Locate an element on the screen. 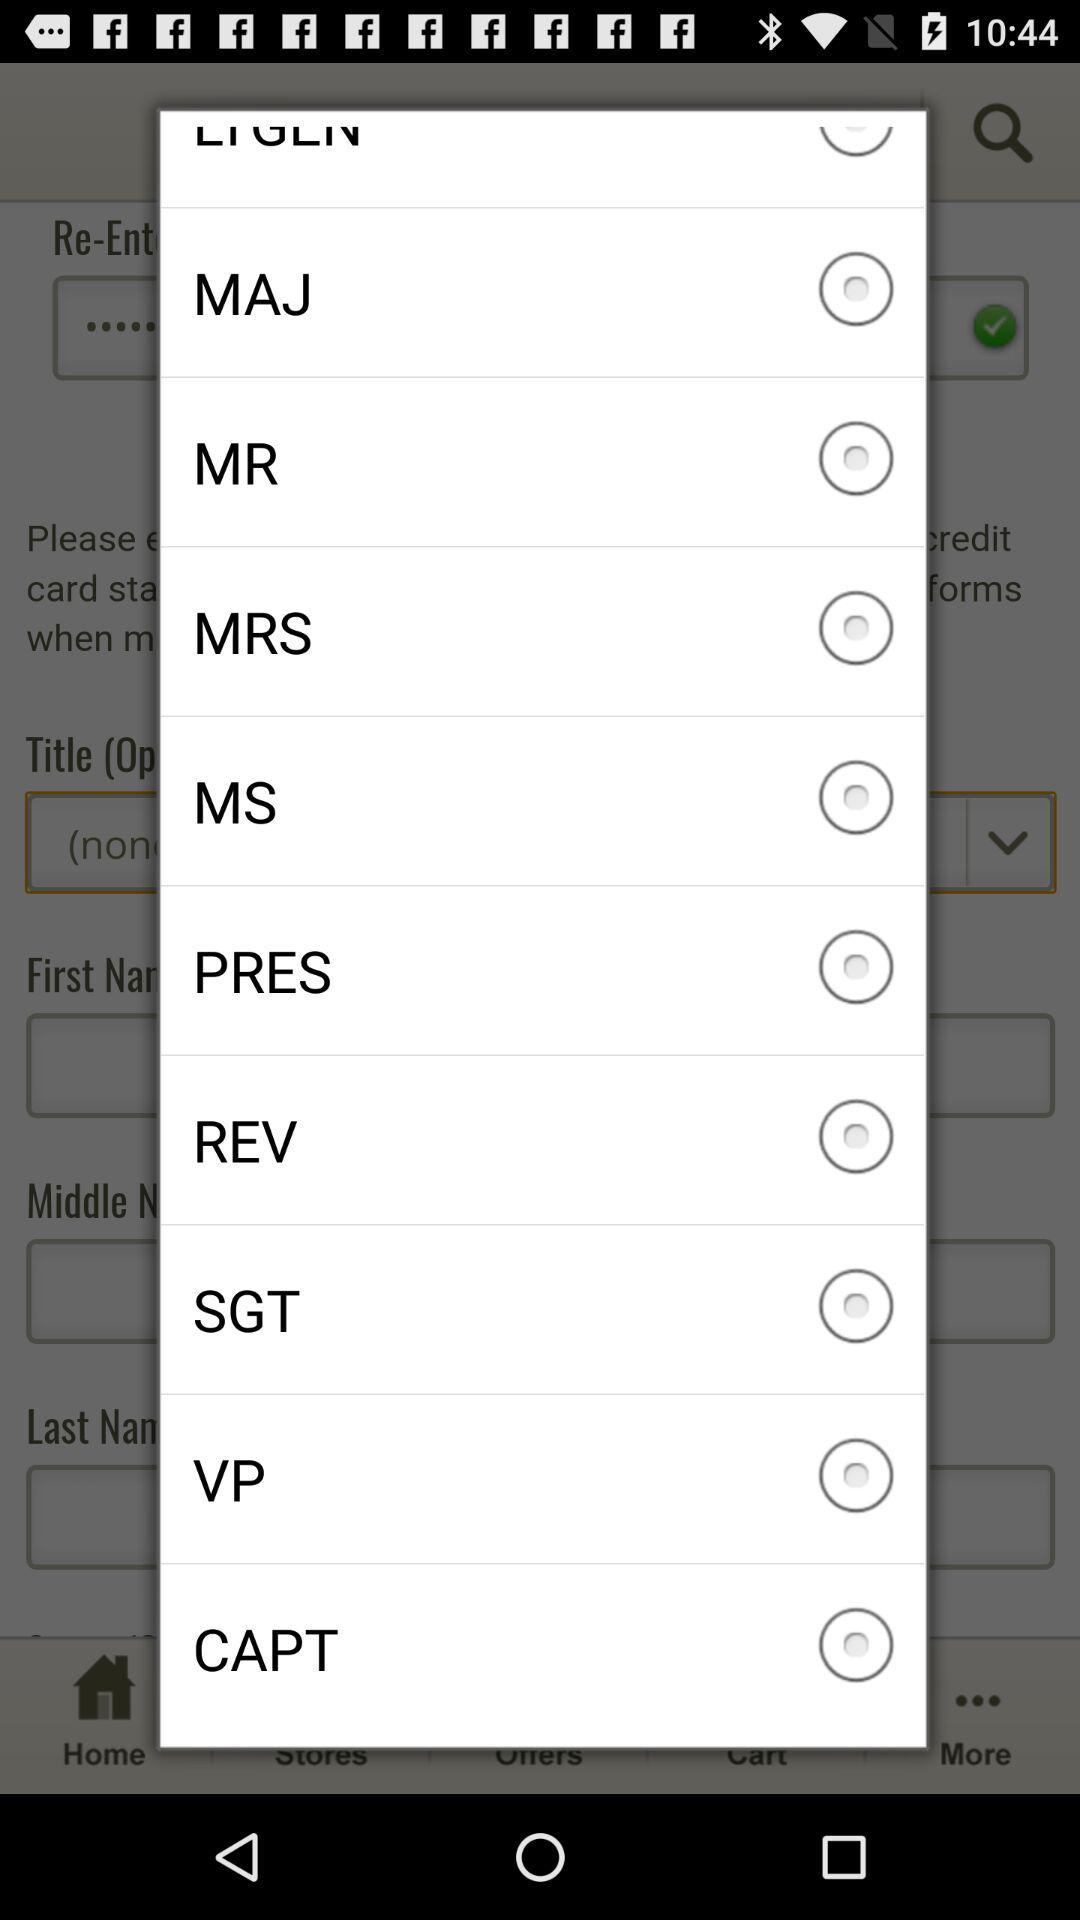 Image resolution: width=1080 pixels, height=1920 pixels. checkbox below maj icon is located at coordinates (542, 460).